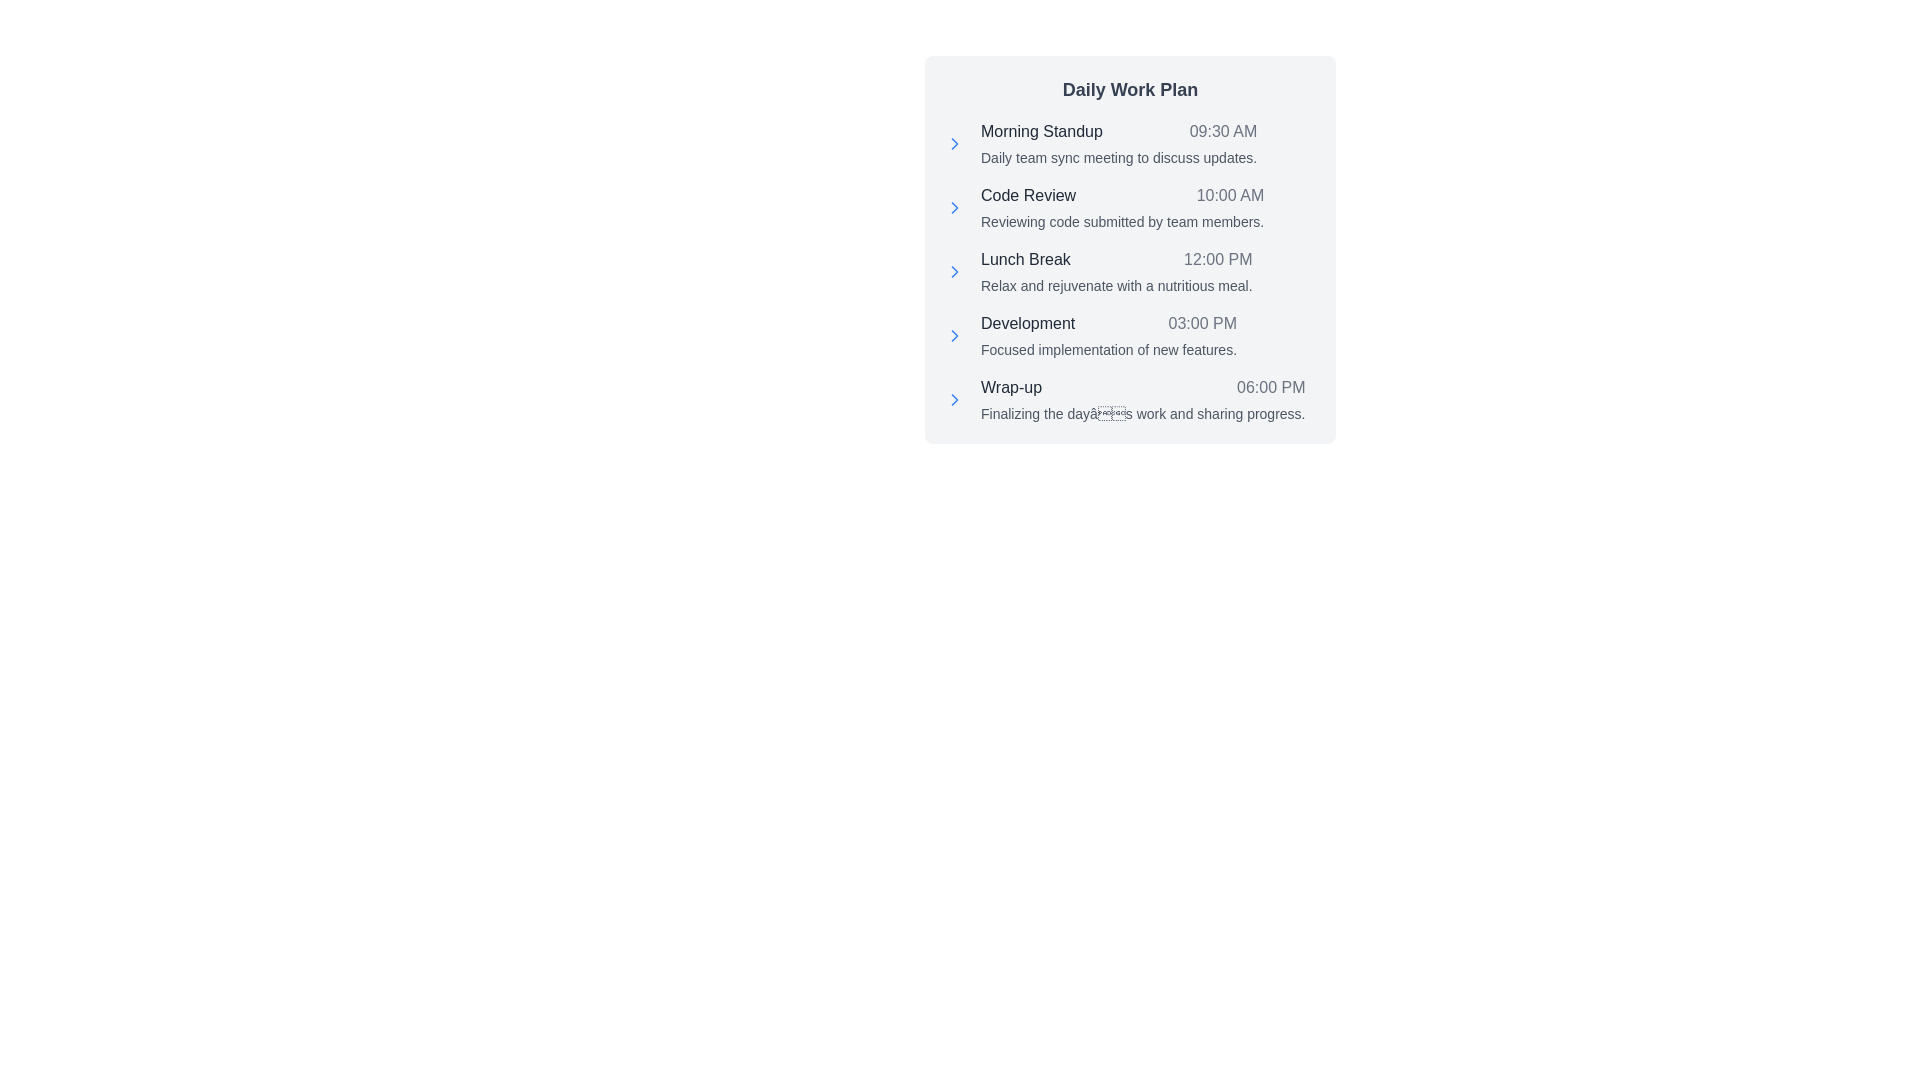 Image resolution: width=1920 pixels, height=1080 pixels. Describe the element at coordinates (1115, 285) in the screenshot. I see `the descriptive text element located below the 'Lunch Break' and '12:00 PM' text elements, which provides additional details about the scheduled activity` at that location.